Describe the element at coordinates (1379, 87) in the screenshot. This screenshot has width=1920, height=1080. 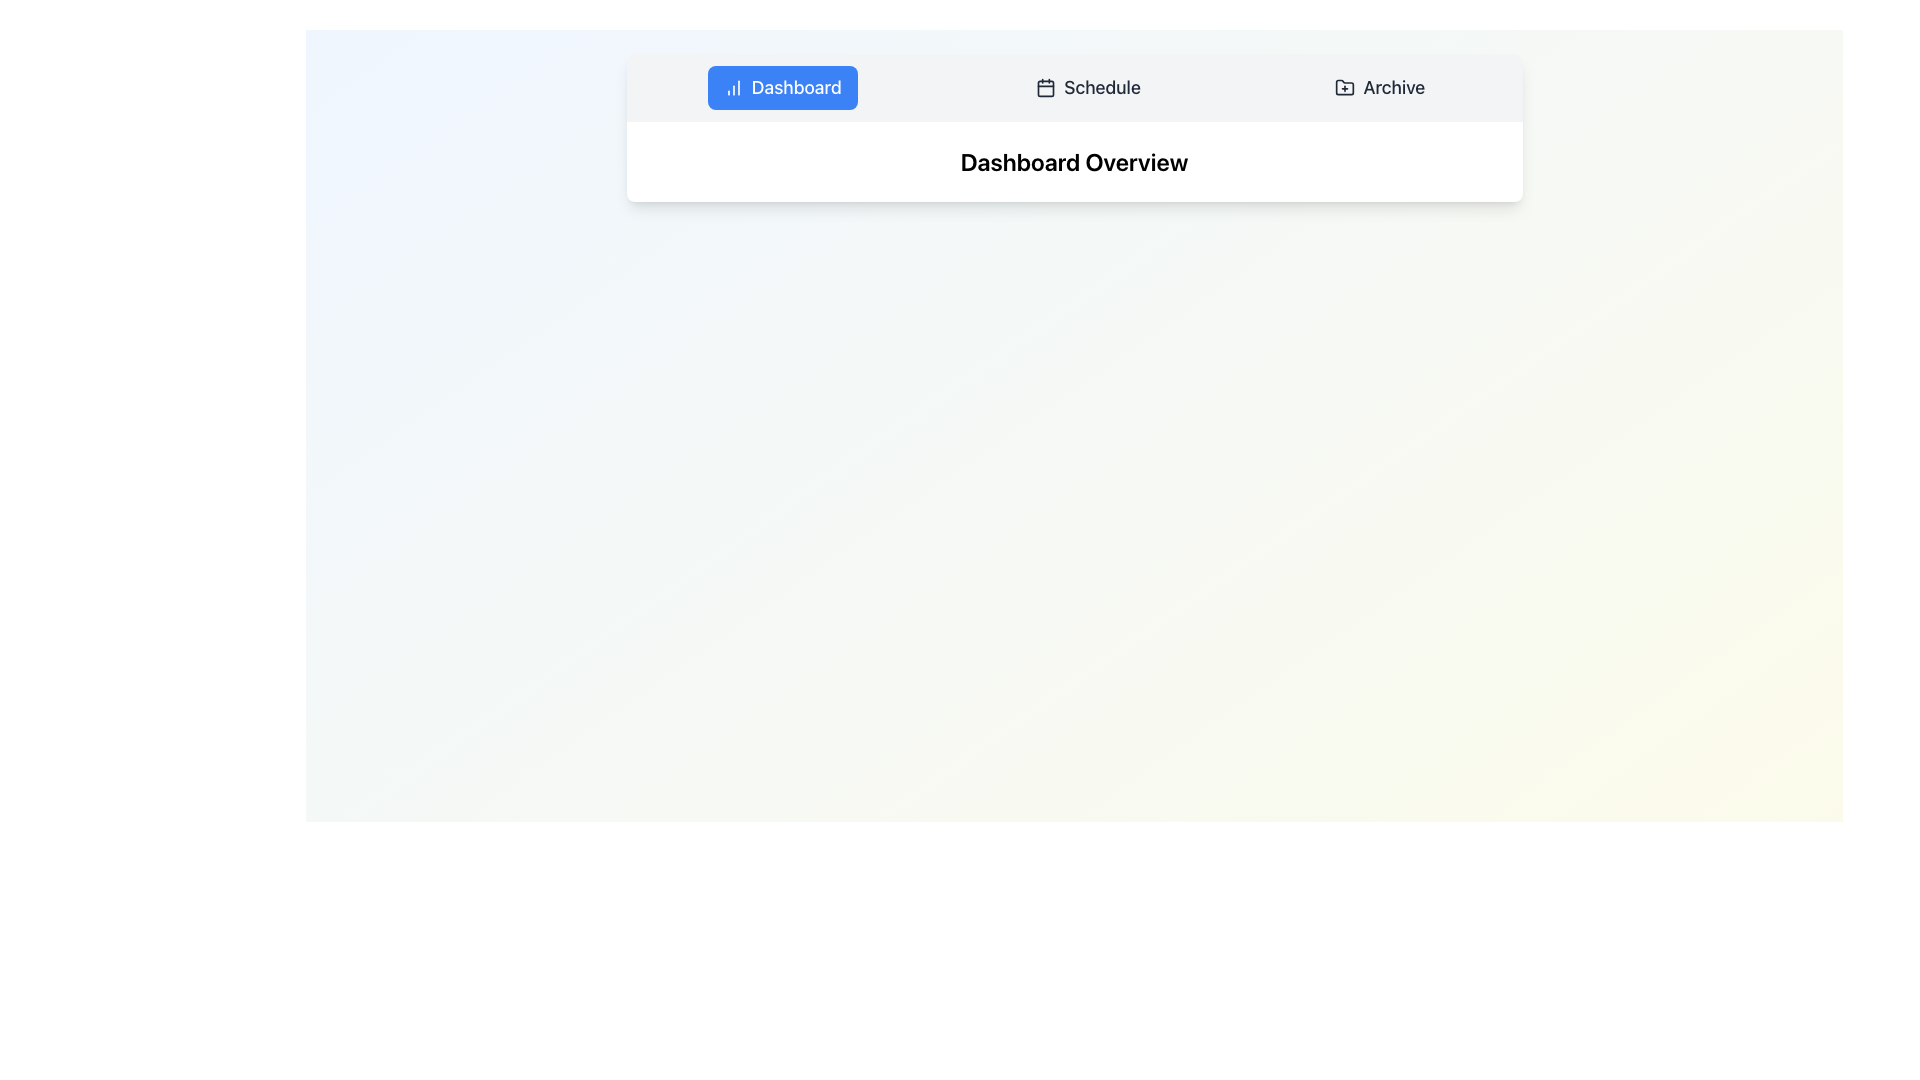
I see `the rightmost button in a horizontal group of three buttons` at that location.